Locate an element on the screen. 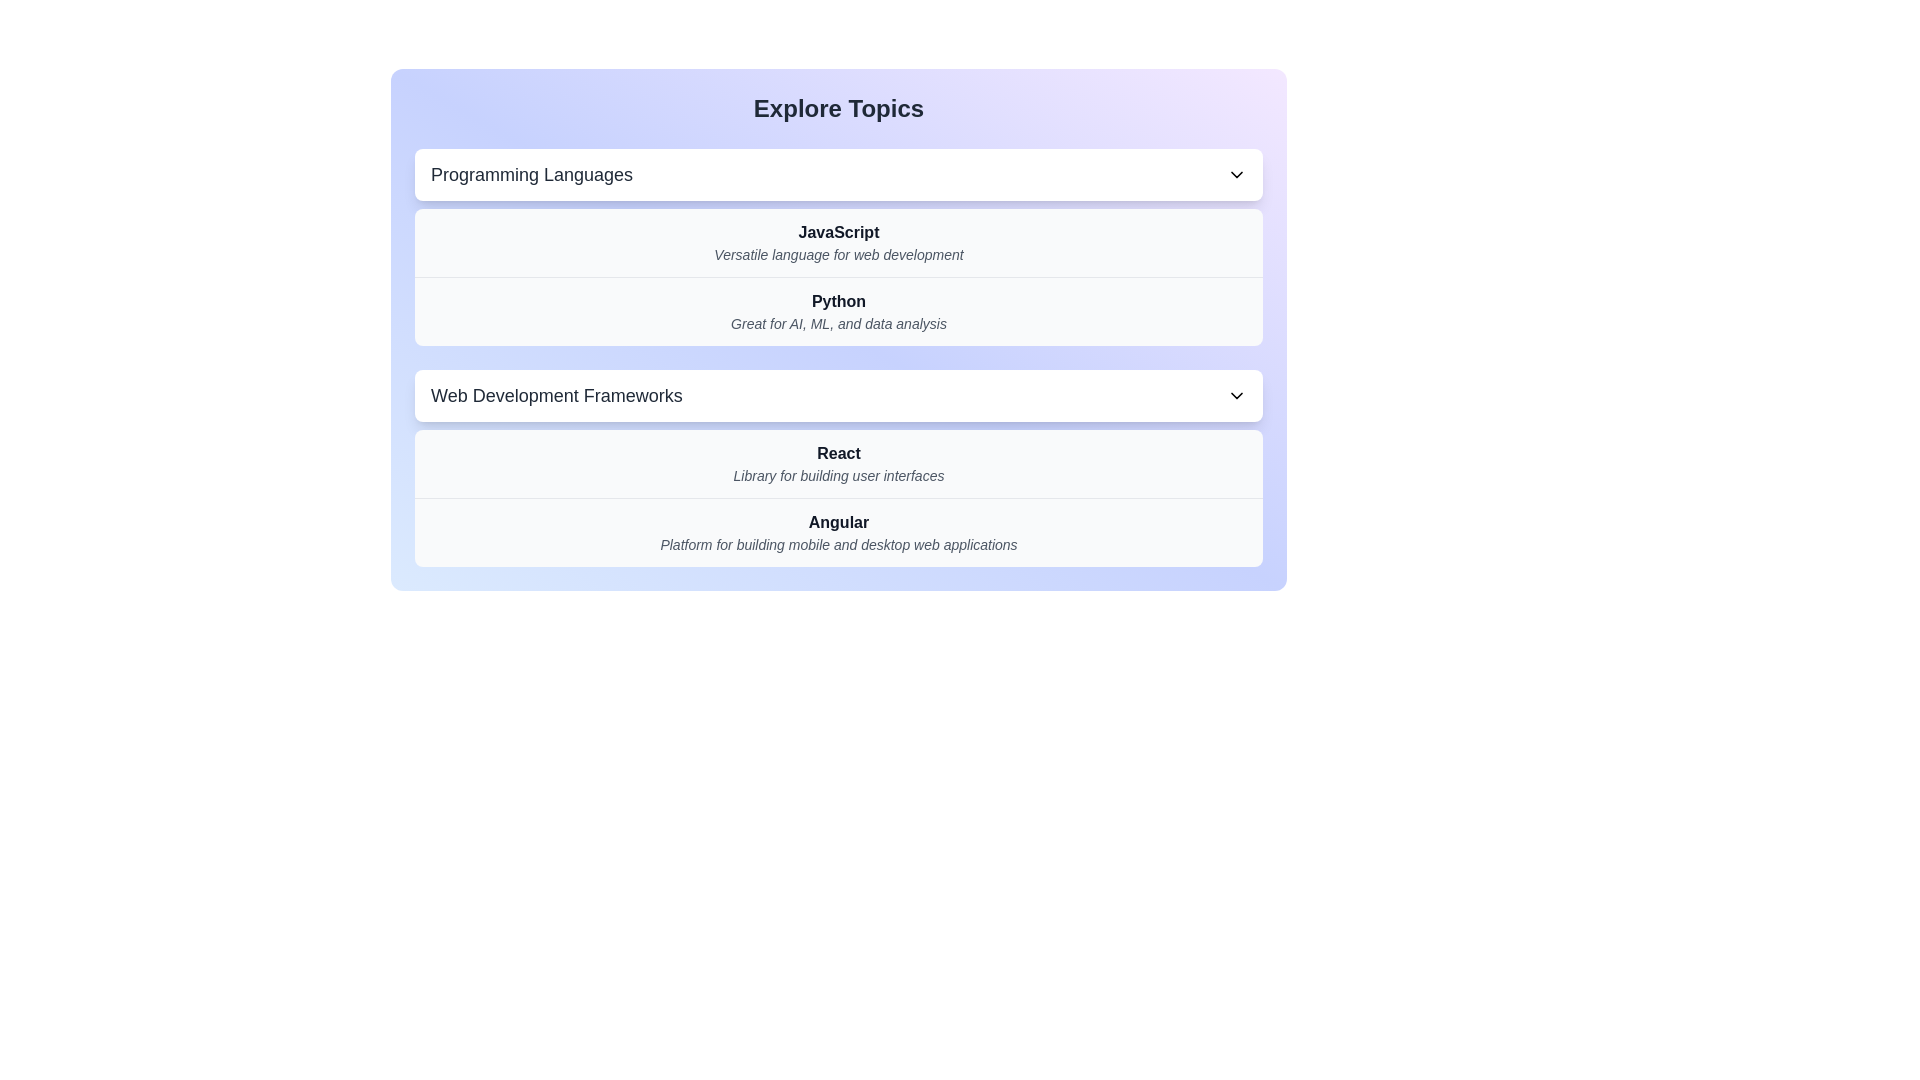 Image resolution: width=1920 pixels, height=1080 pixels. the static text label 'Angular' which serves as the title for the description pertaining to this framework, located in the section 'Web Development Frameworks' is located at coordinates (839, 522).